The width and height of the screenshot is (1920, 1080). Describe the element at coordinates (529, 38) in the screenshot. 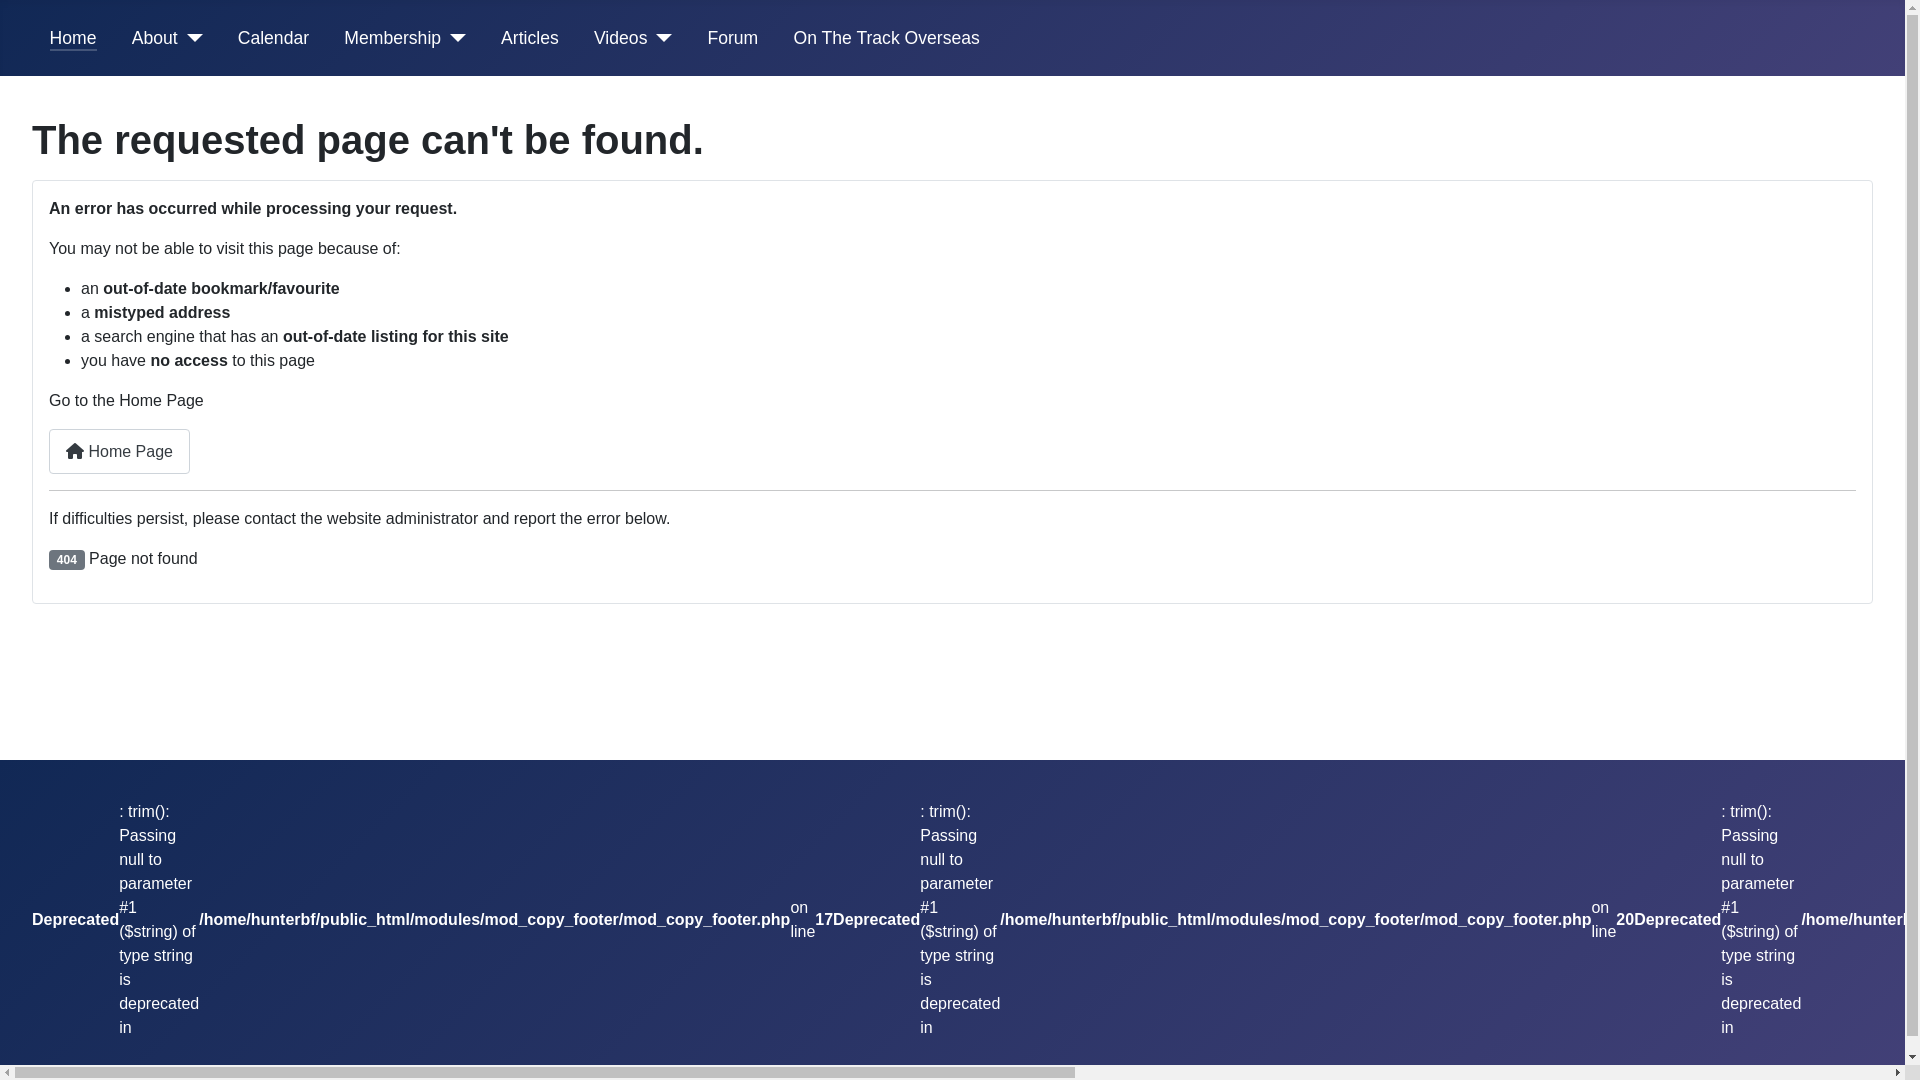

I see `'Articles'` at that location.